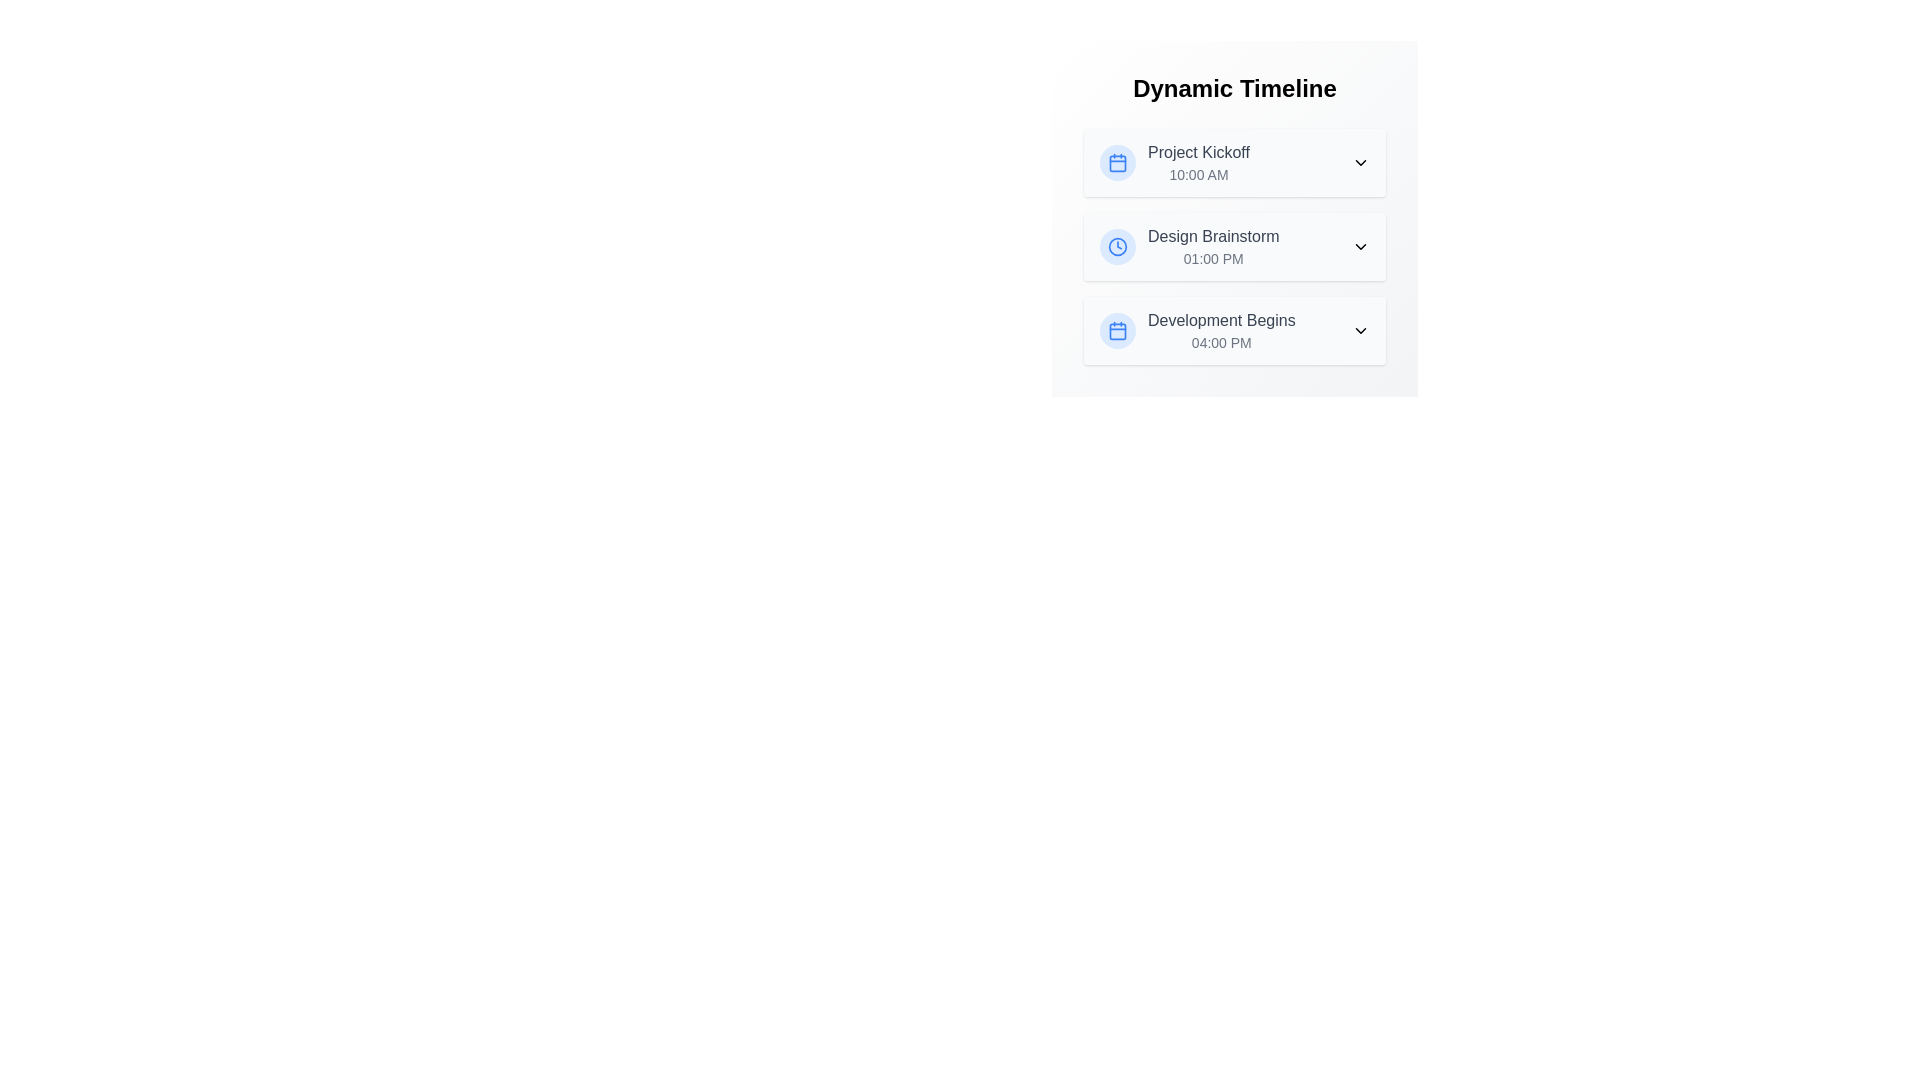 Image resolution: width=1920 pixels, height=1080 pixels. I want to click on displayed information from the text display element showing 'Development Begins' and its time '04:00 PM' in the Dynamic Timeline interface, so click(1220, 330).